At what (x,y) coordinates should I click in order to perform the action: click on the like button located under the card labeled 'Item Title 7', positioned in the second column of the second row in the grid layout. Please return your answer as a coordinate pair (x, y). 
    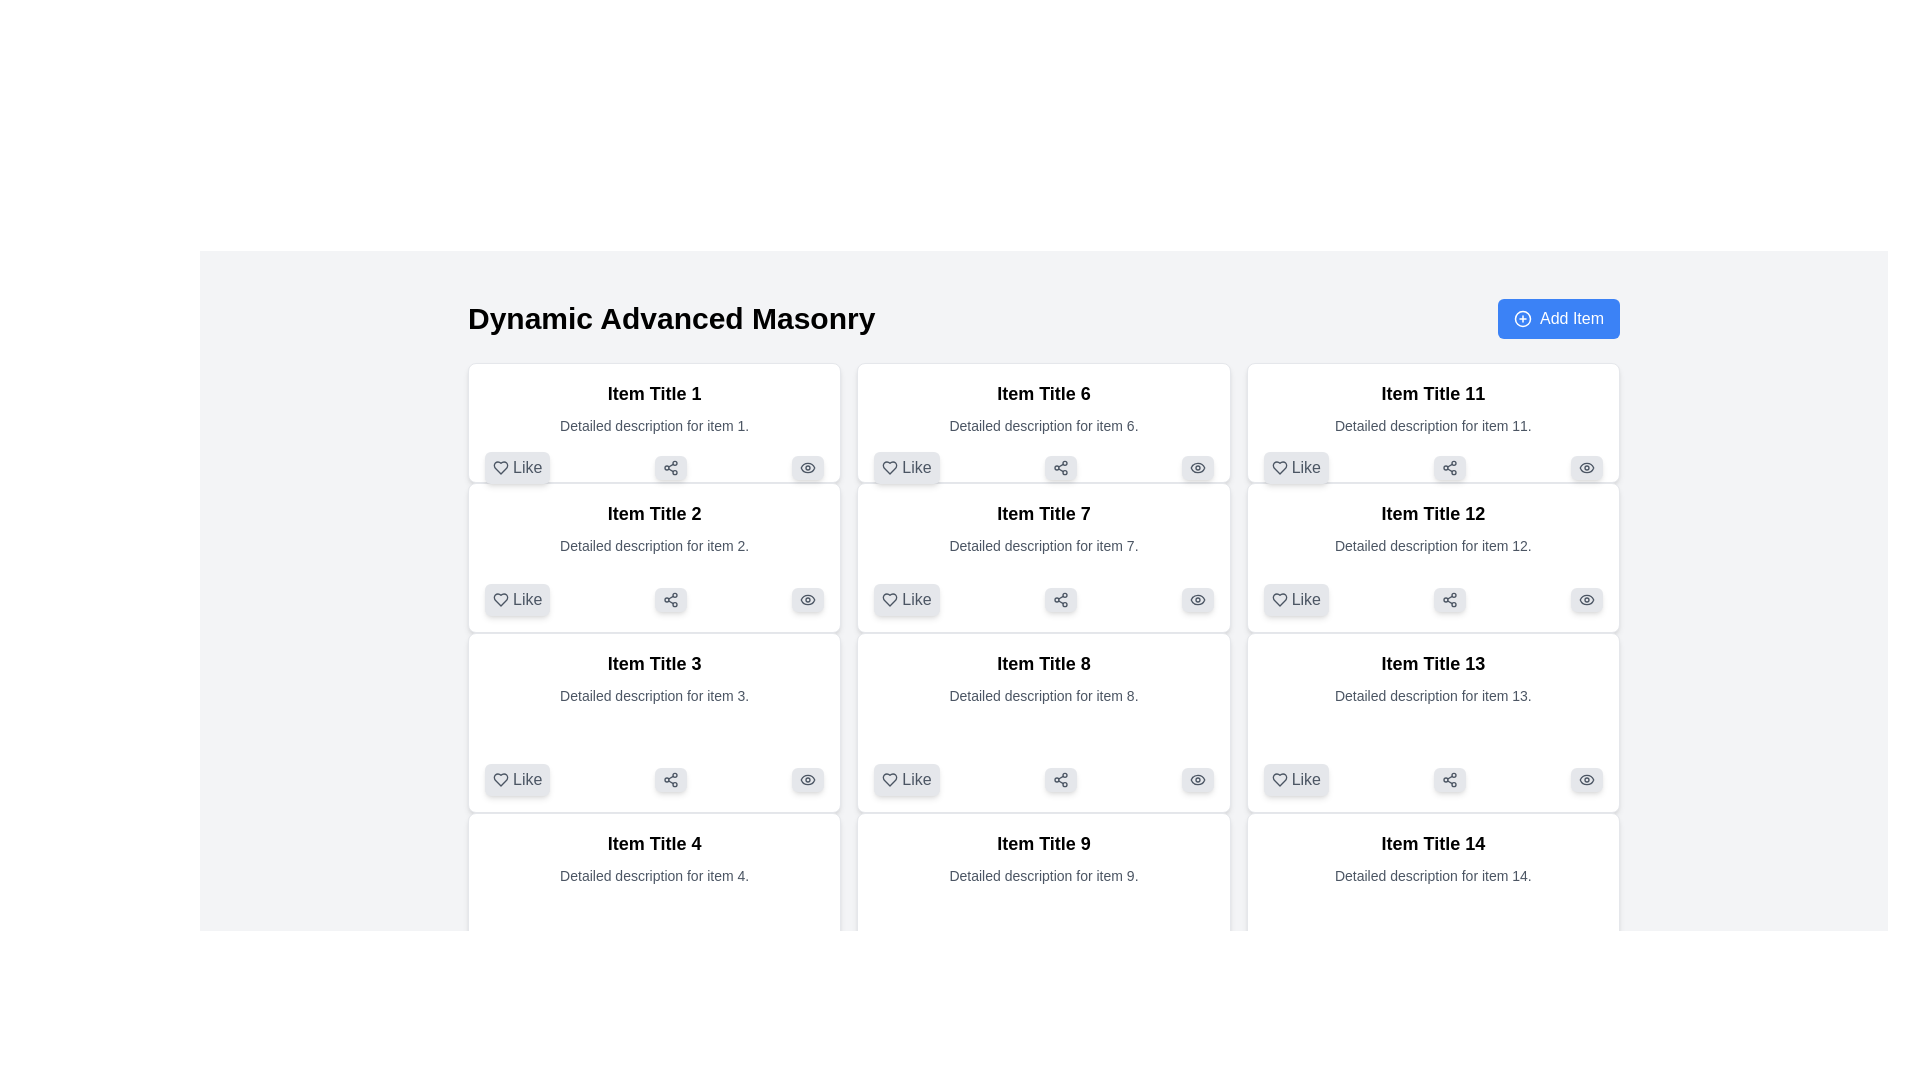
    Looking at the image, I should click on (906, 599).